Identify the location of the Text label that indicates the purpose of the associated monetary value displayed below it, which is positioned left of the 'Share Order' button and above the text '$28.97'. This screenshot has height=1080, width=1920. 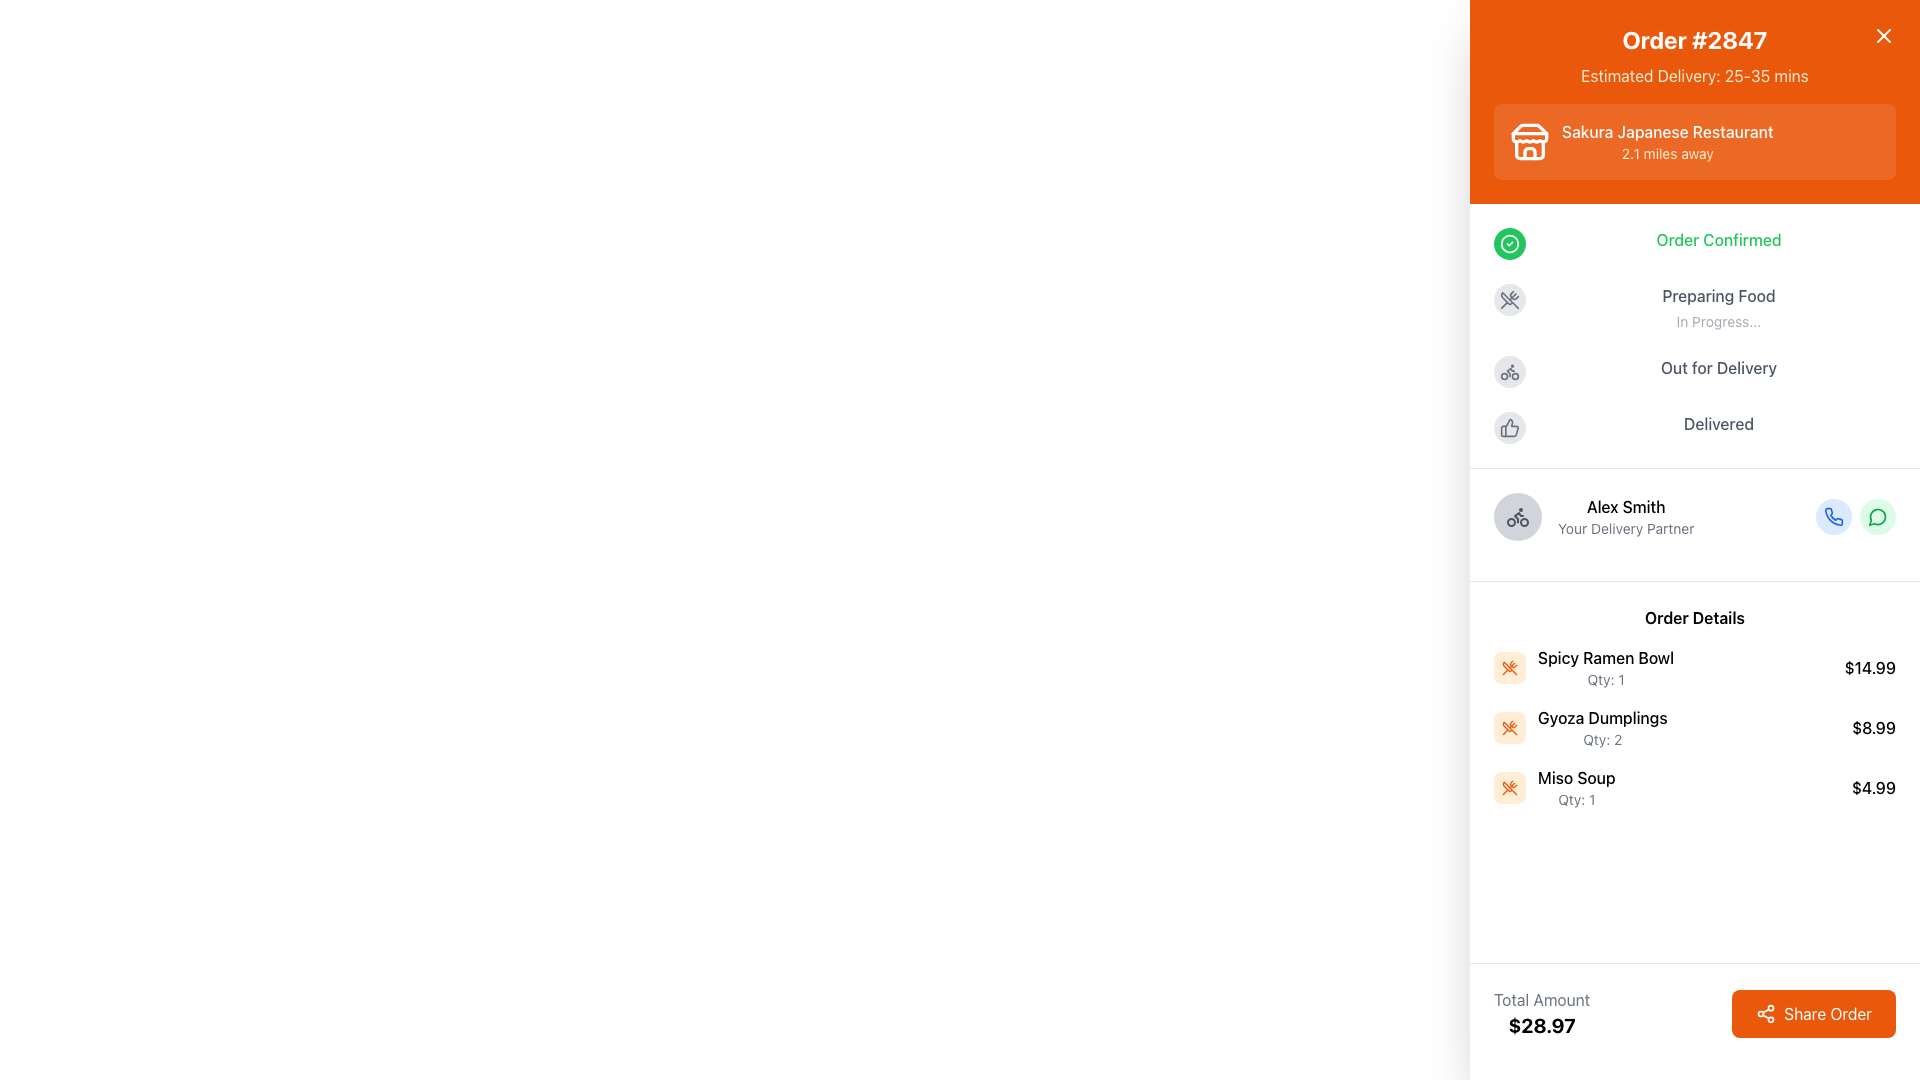
(1541, 999).